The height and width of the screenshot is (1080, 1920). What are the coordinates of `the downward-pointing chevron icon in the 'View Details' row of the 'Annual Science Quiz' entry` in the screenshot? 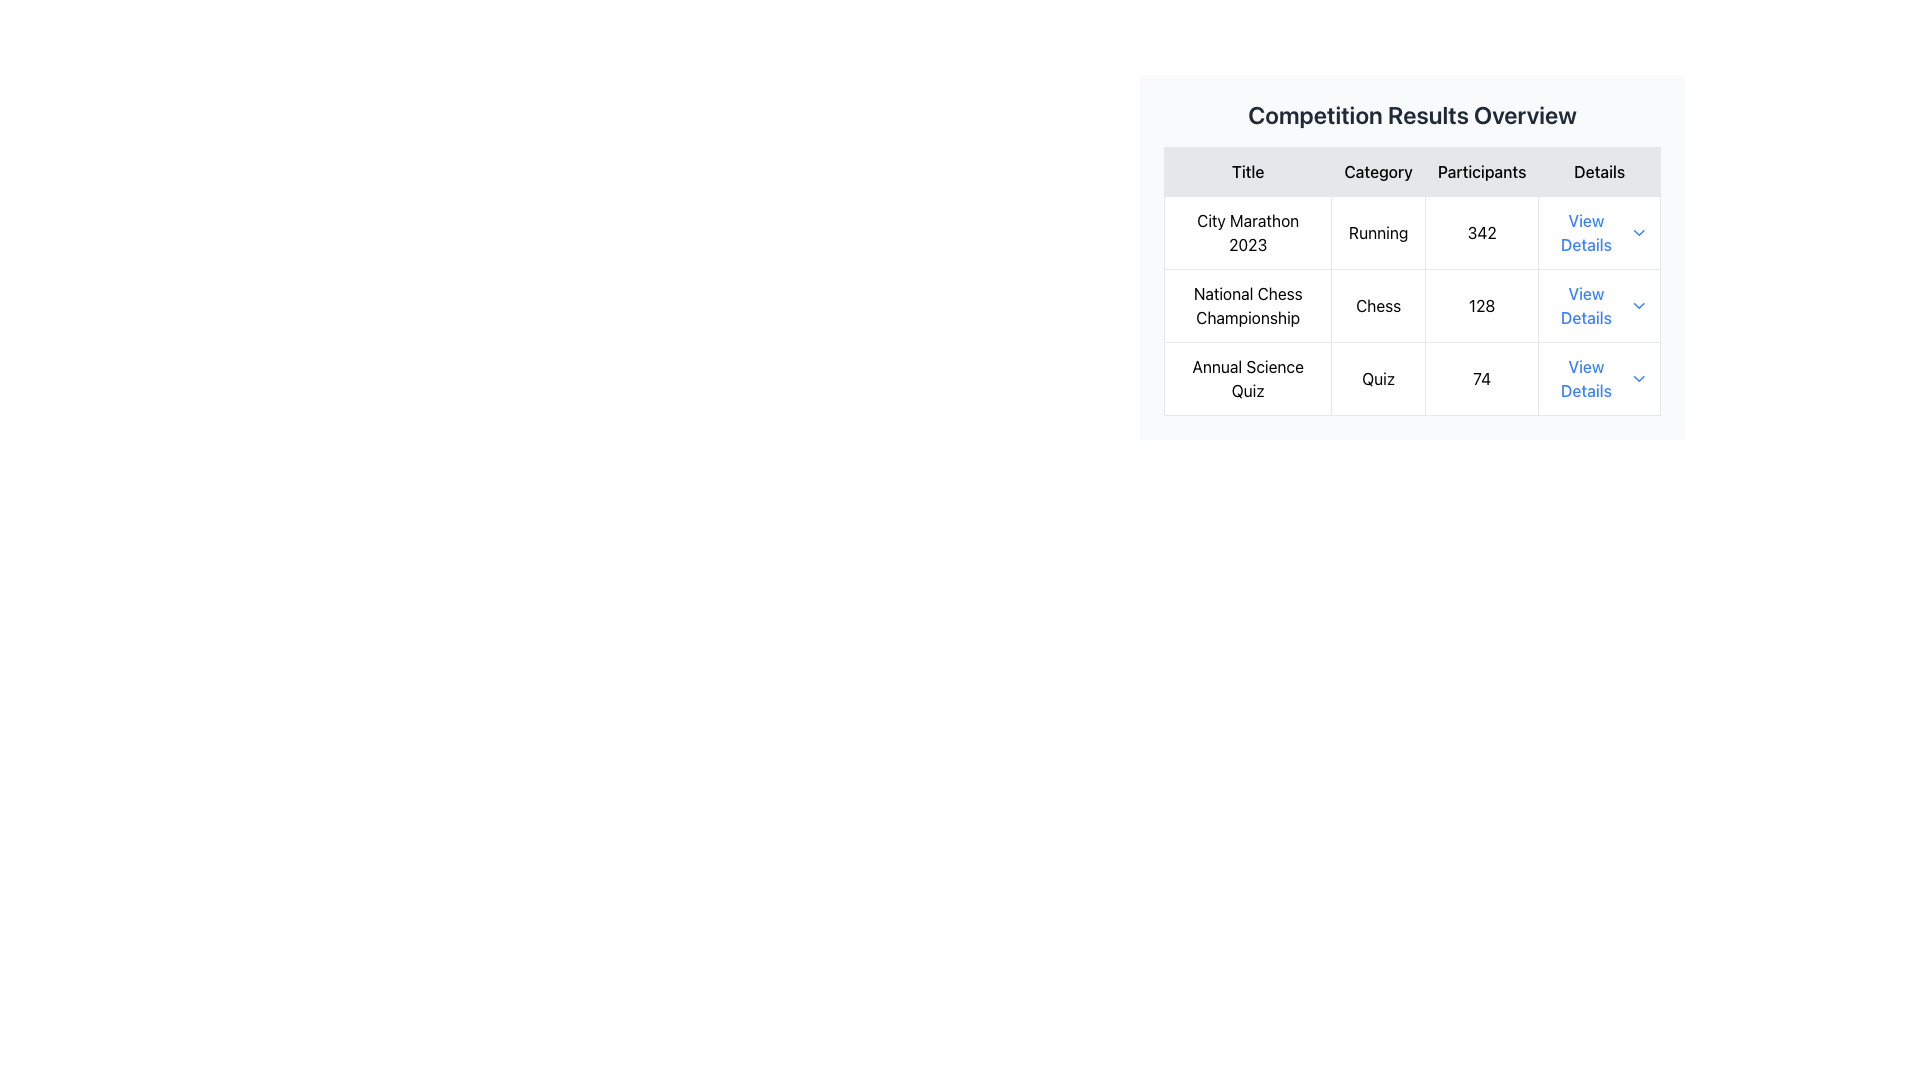 It's located at (1638, 378).